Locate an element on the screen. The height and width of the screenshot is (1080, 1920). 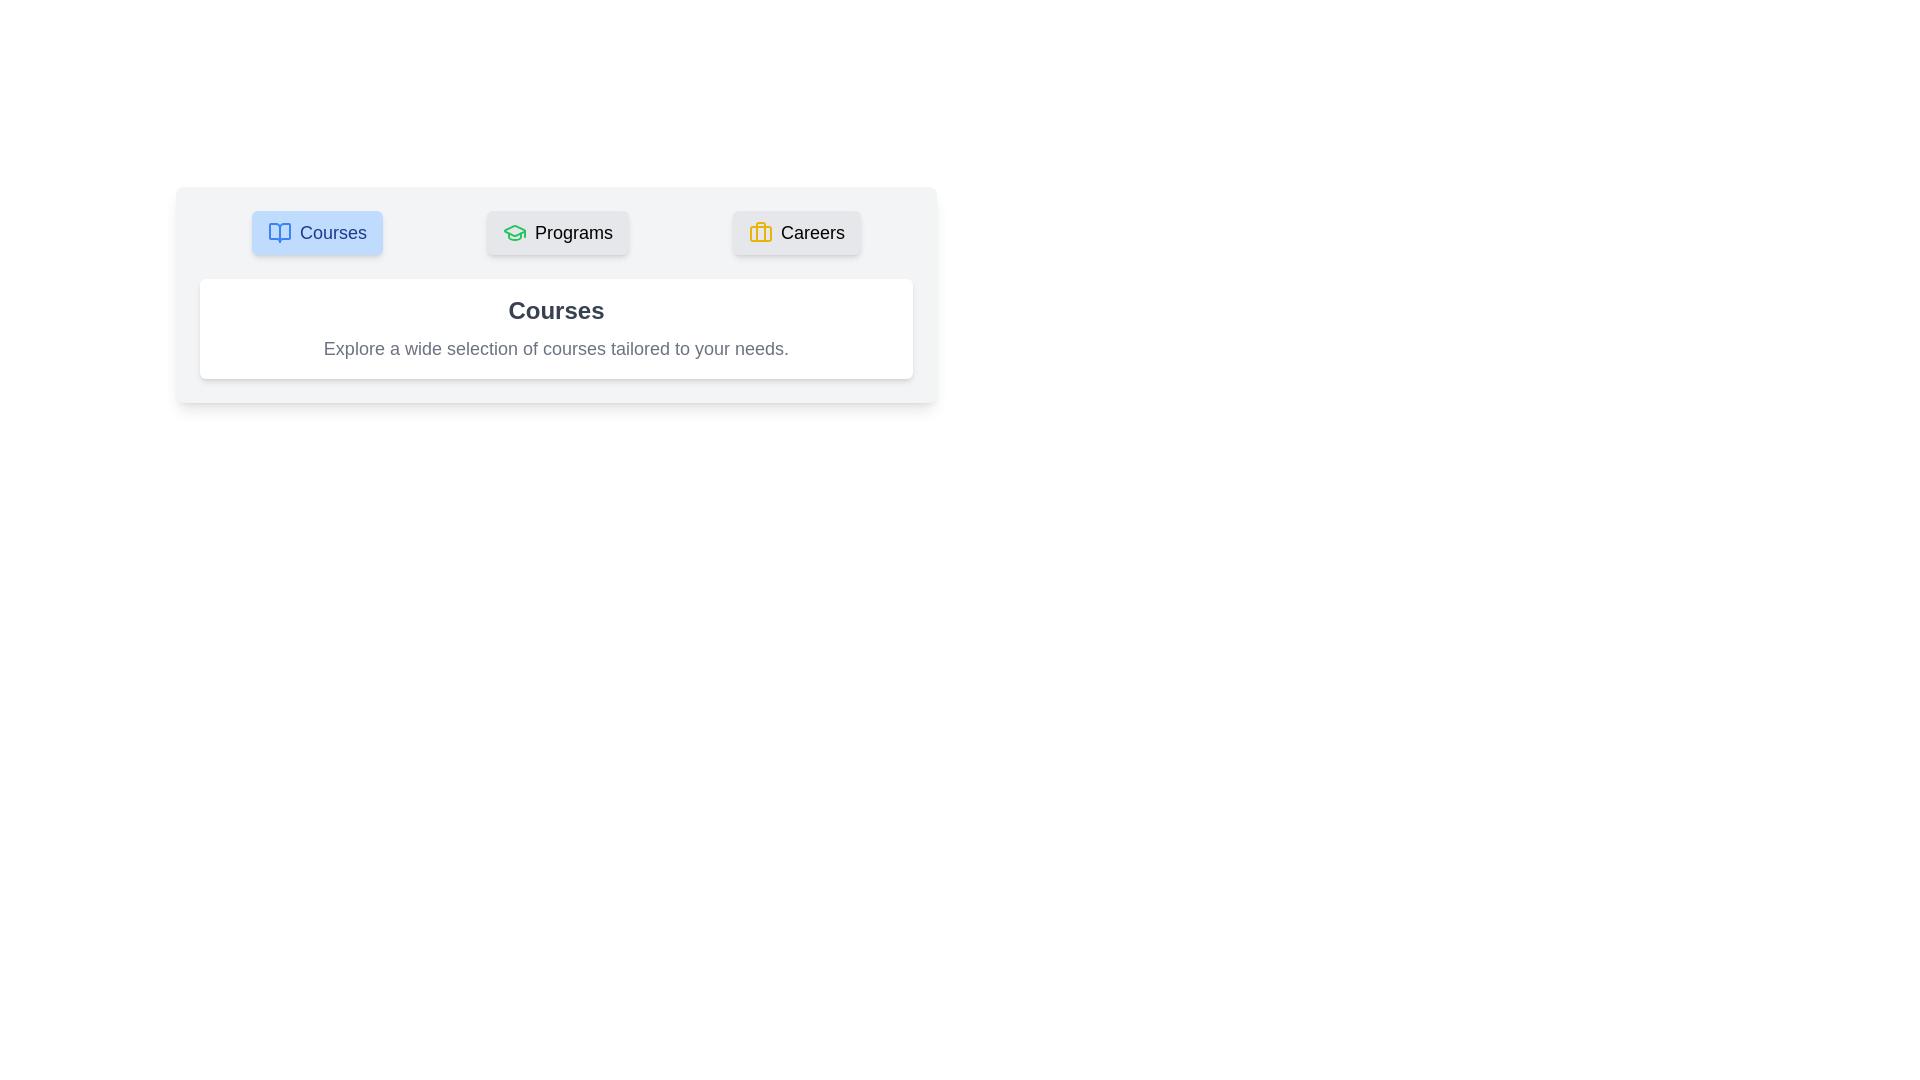
the tab labeled Programs is located at coordinates (557, 231).